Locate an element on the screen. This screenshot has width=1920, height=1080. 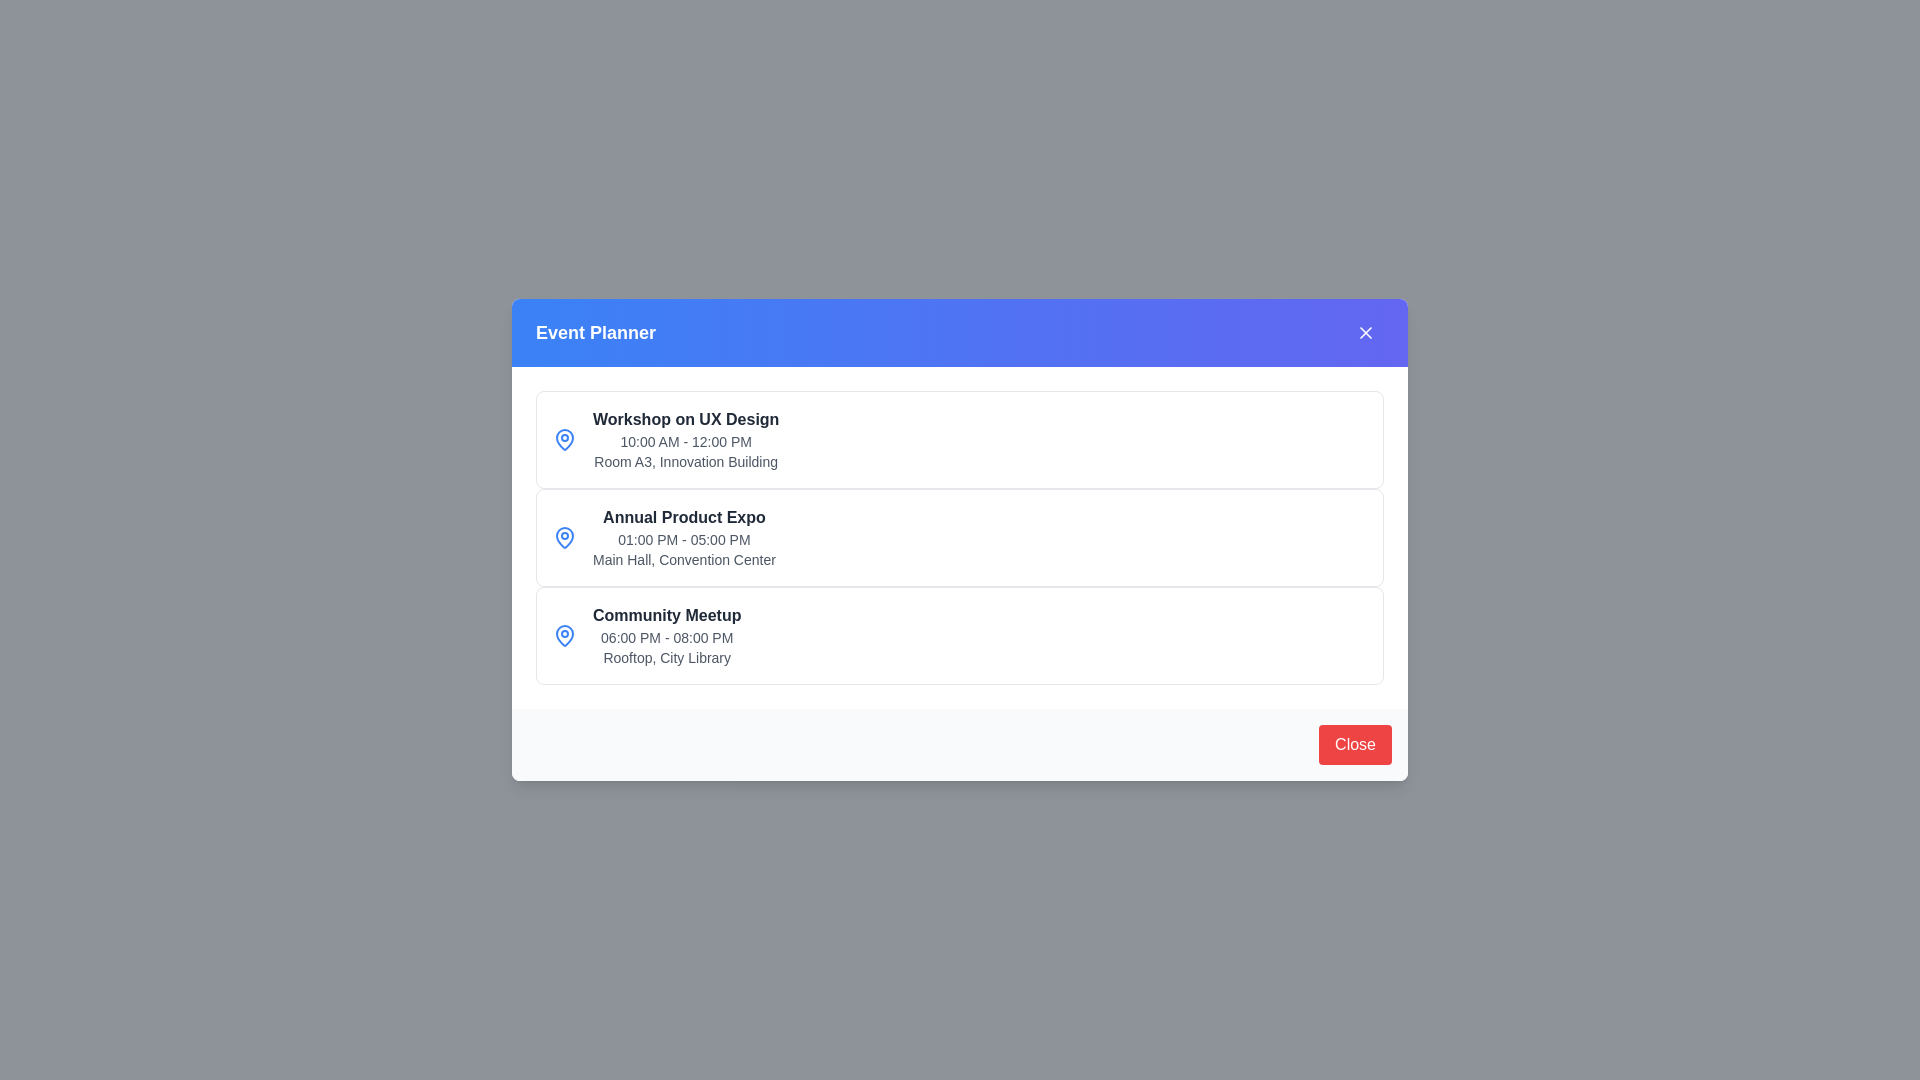
the section corresponding to Community Meetup is located at coordinates (960, 636).